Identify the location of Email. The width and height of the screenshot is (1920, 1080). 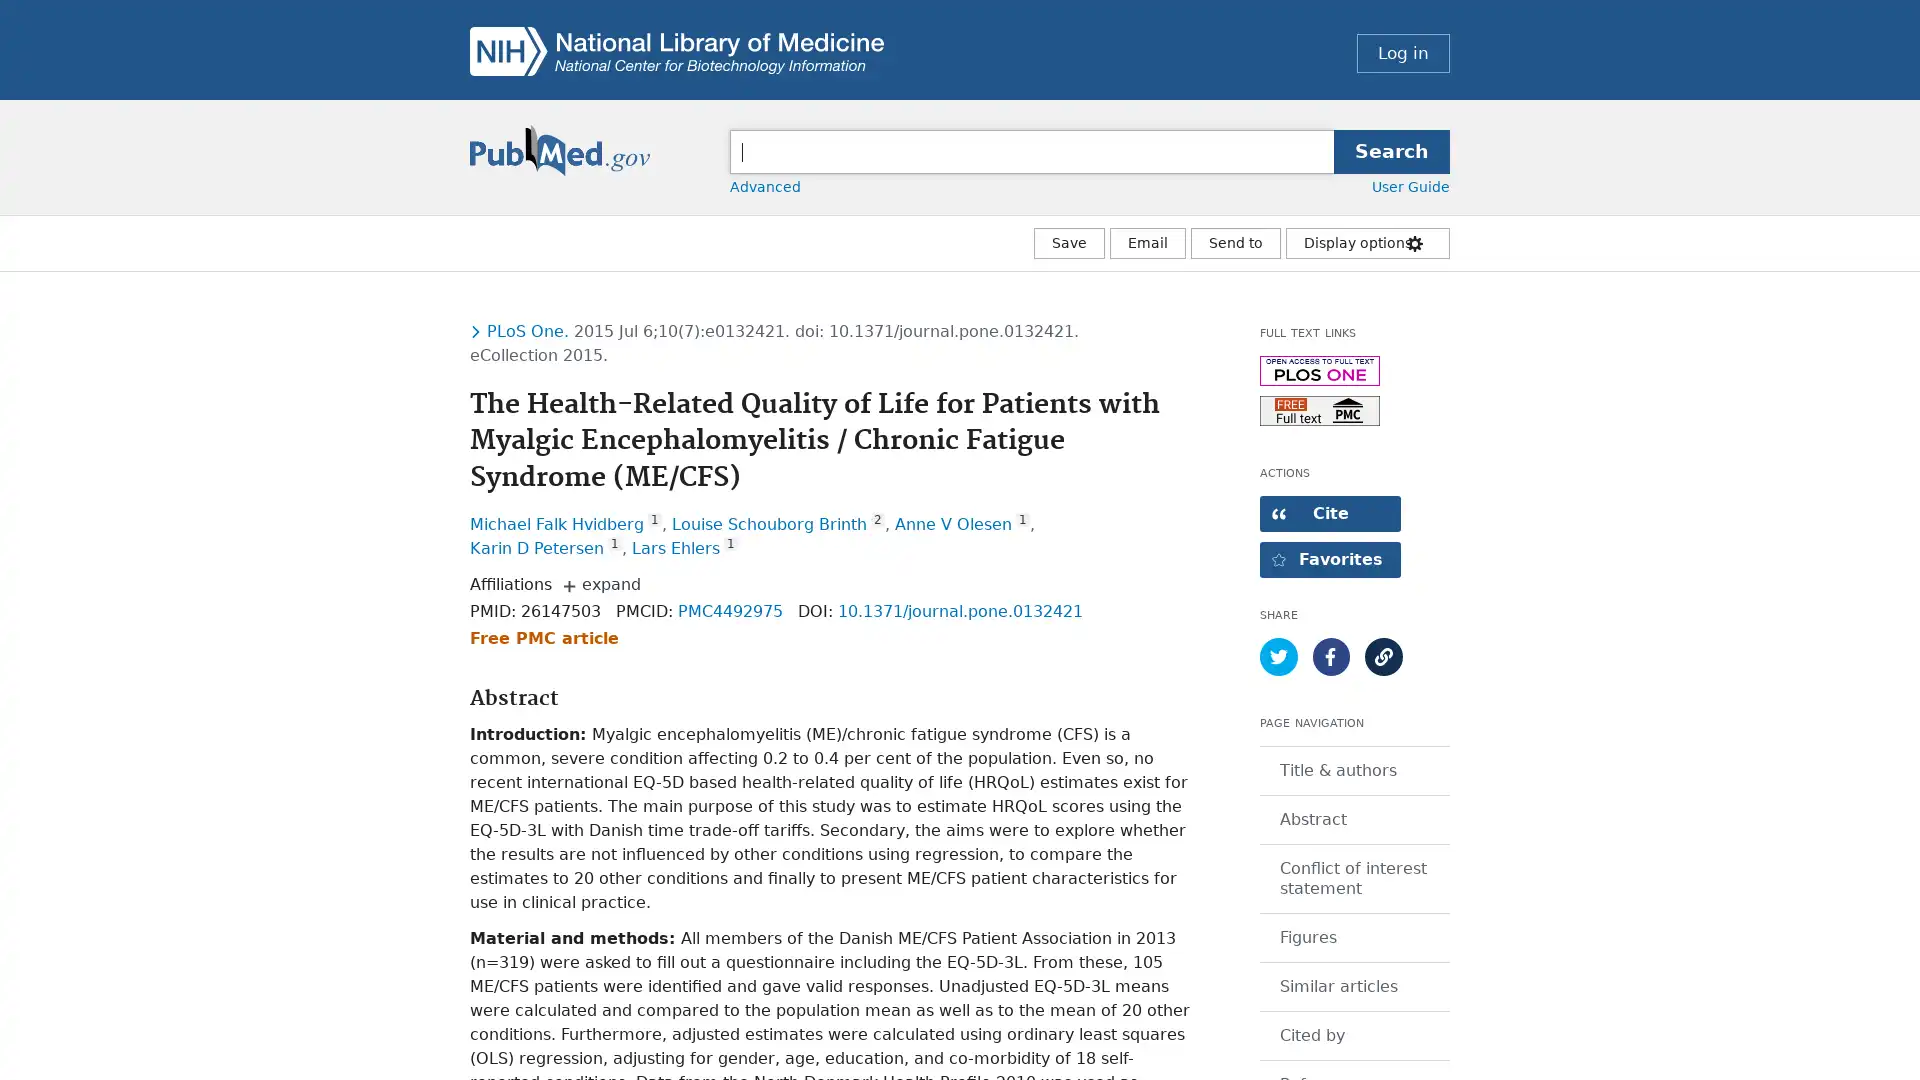
(1147, 242).